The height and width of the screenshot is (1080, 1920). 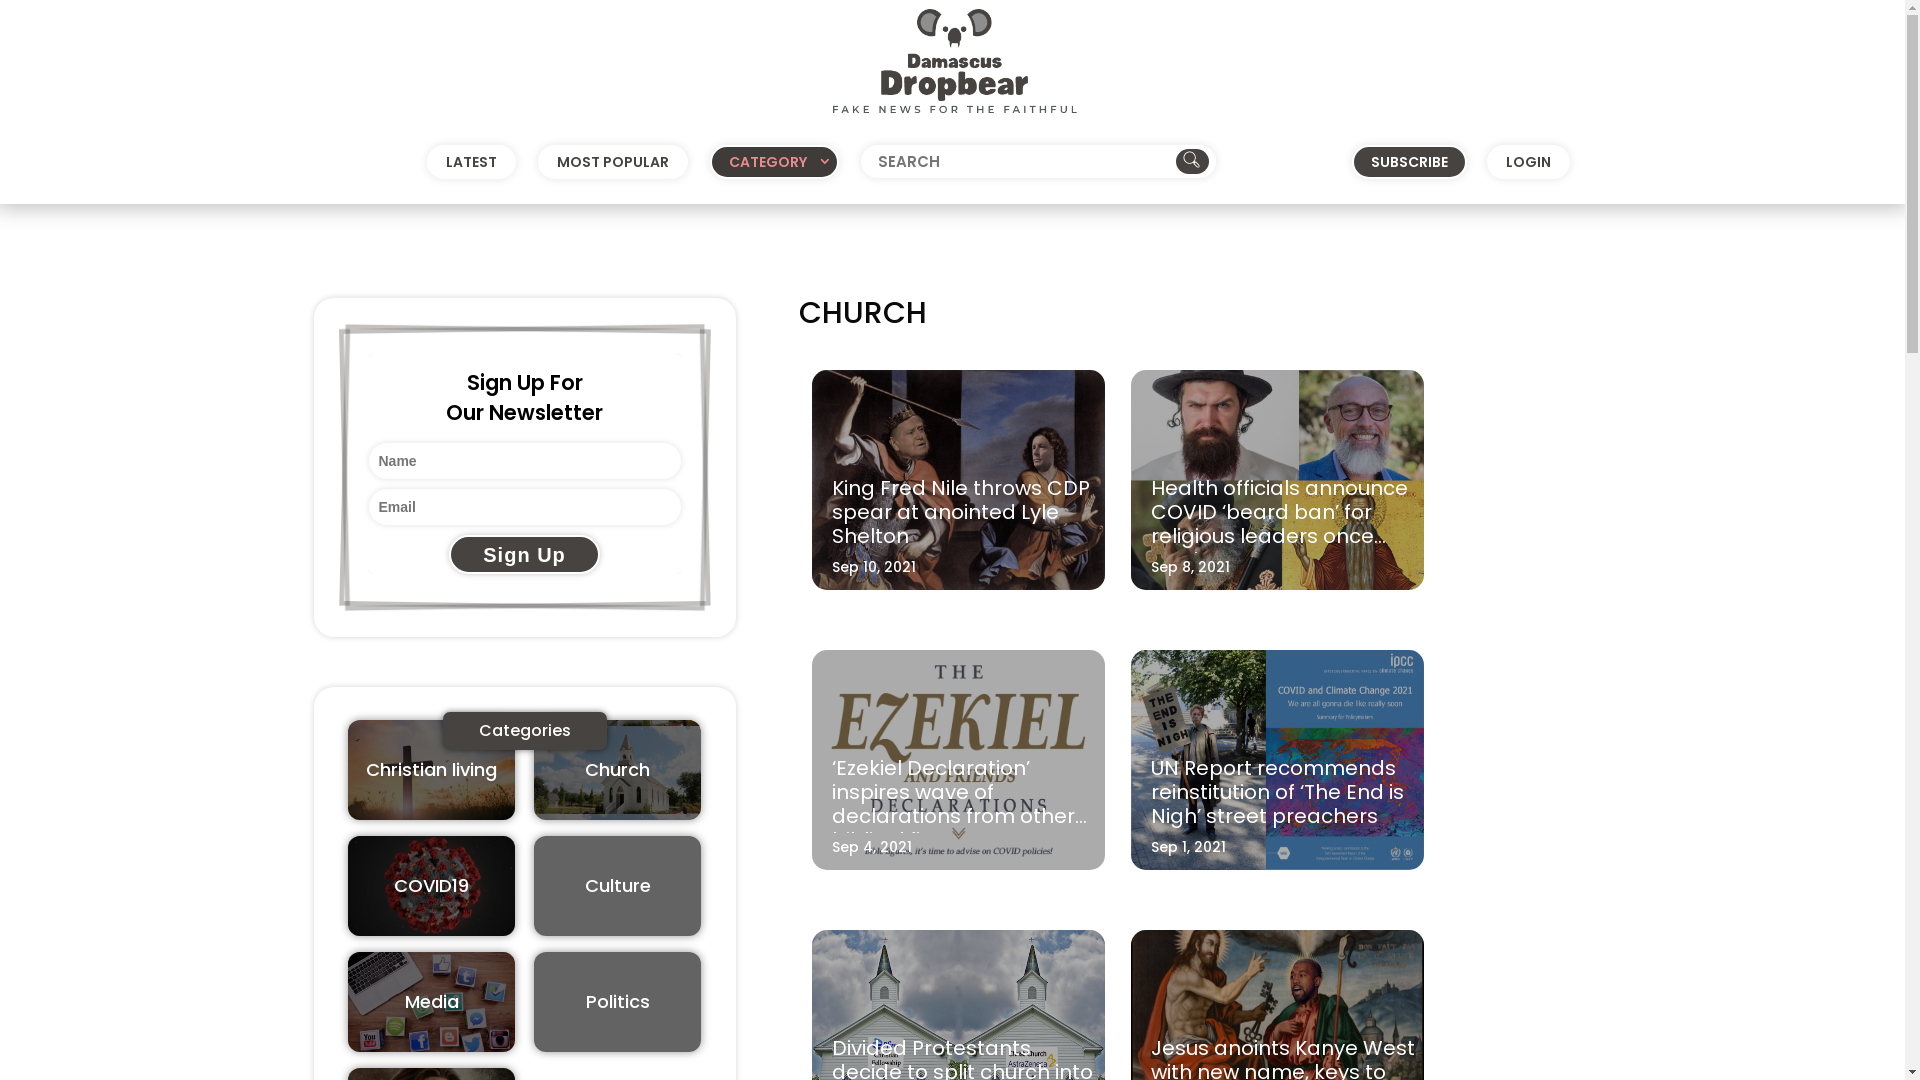 I want to click on 'Christian living', so click(x=430, y=769).